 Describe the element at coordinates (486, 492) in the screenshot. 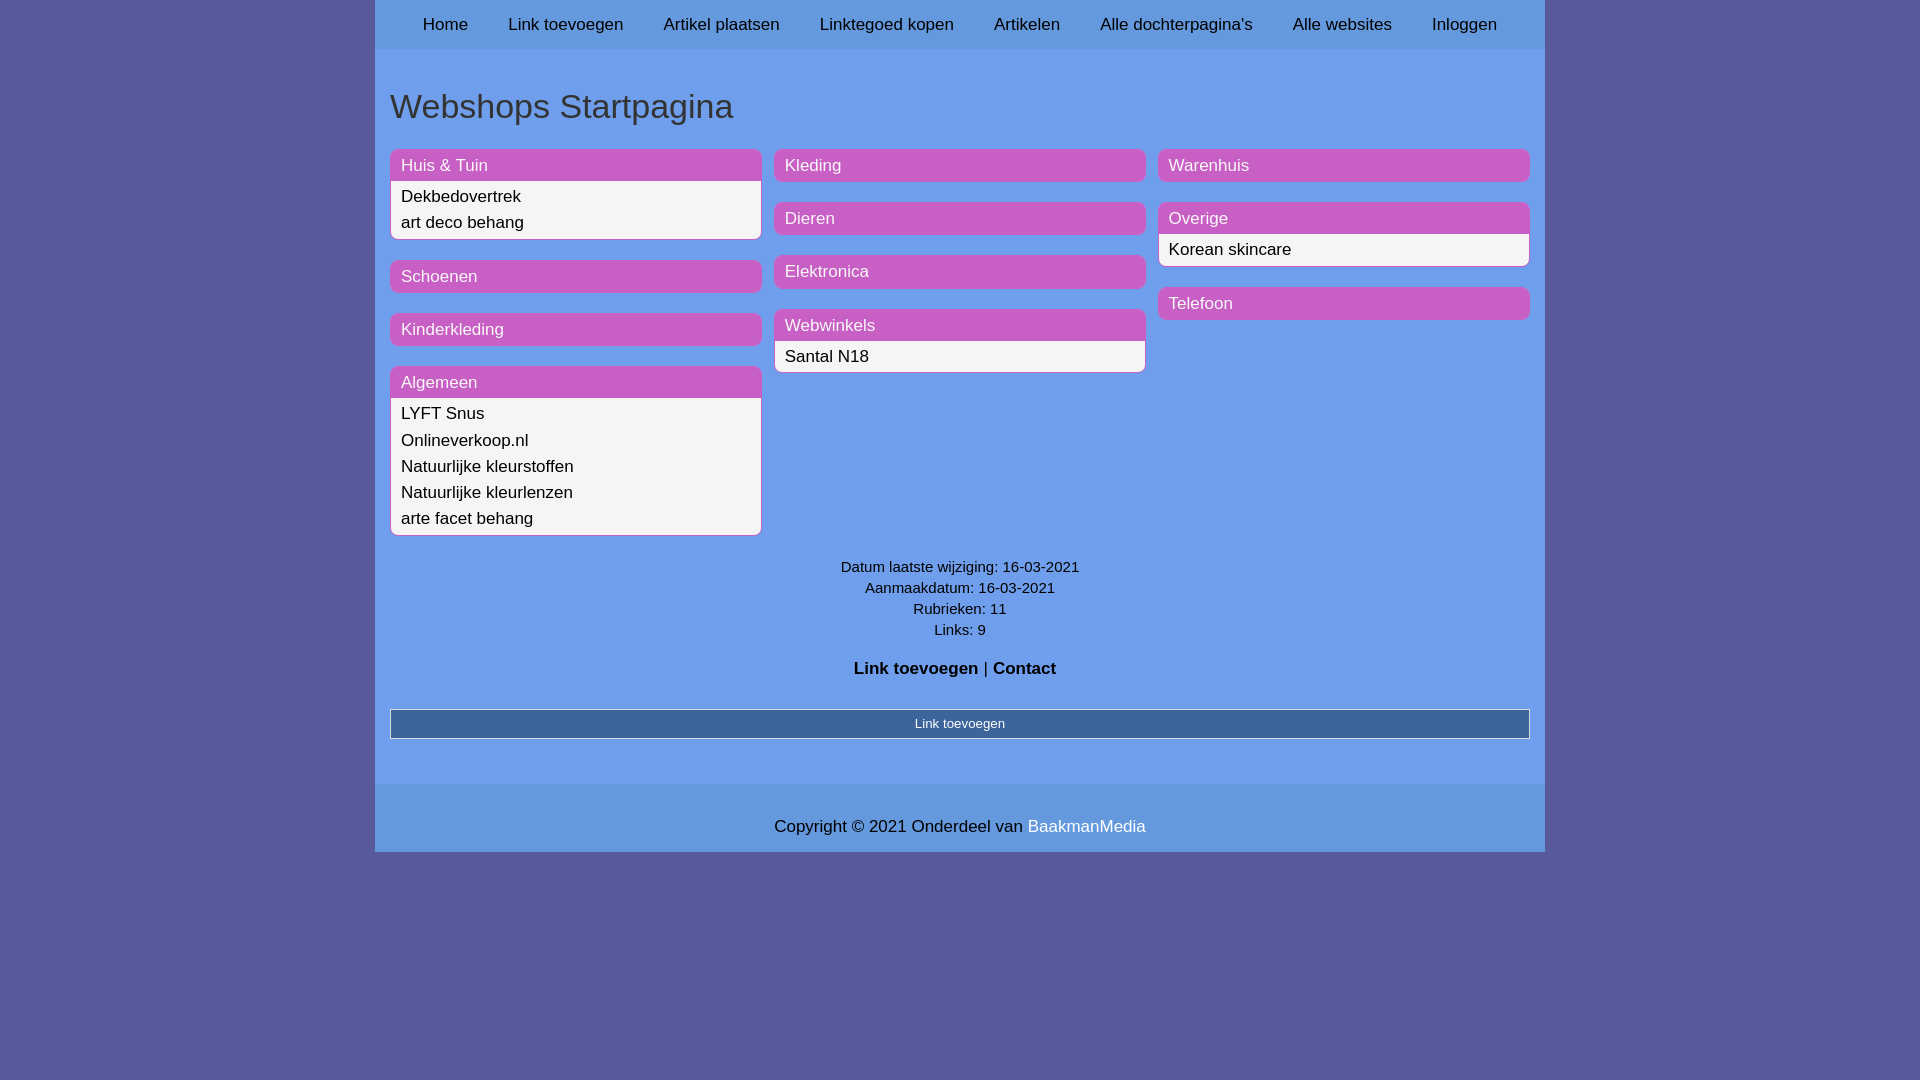

I see `'Natuurlijke kleurlenzen'` at that location.